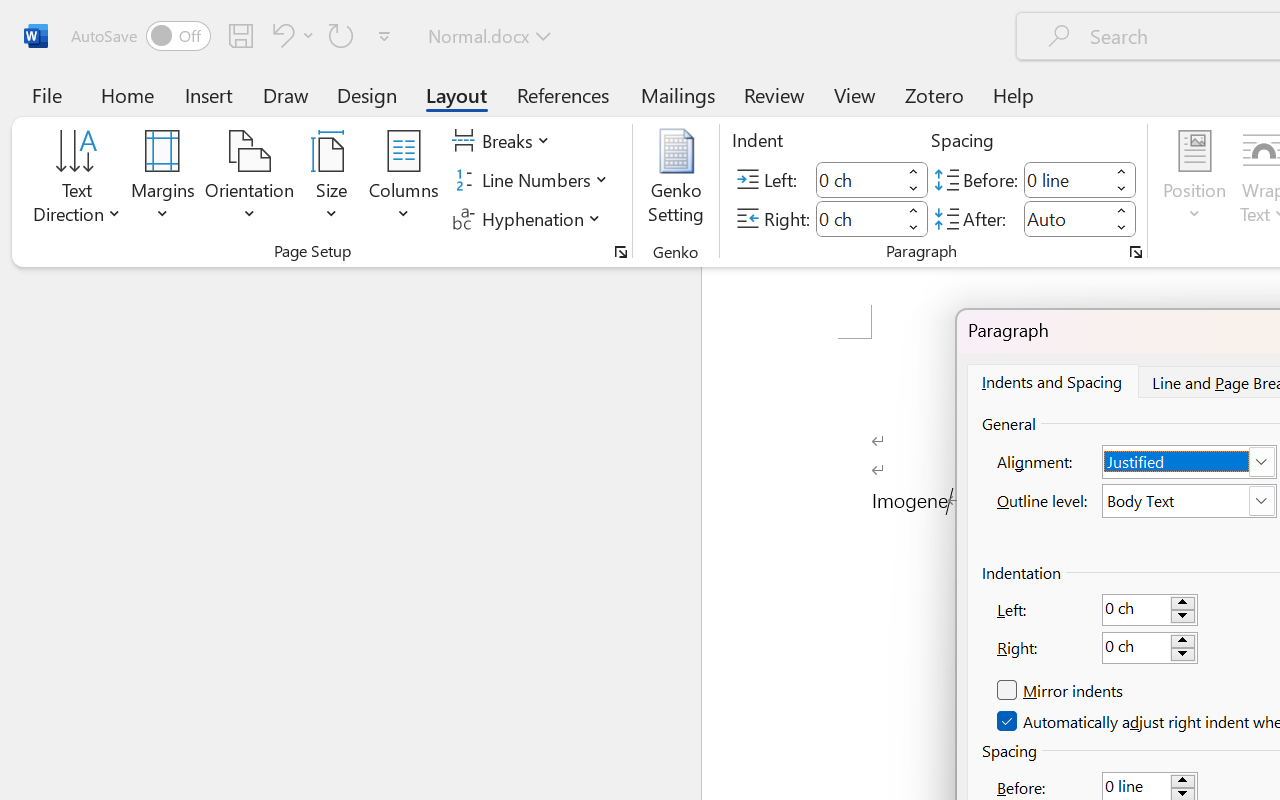  I want to click on 'Page Setup...', so click(620, 251).